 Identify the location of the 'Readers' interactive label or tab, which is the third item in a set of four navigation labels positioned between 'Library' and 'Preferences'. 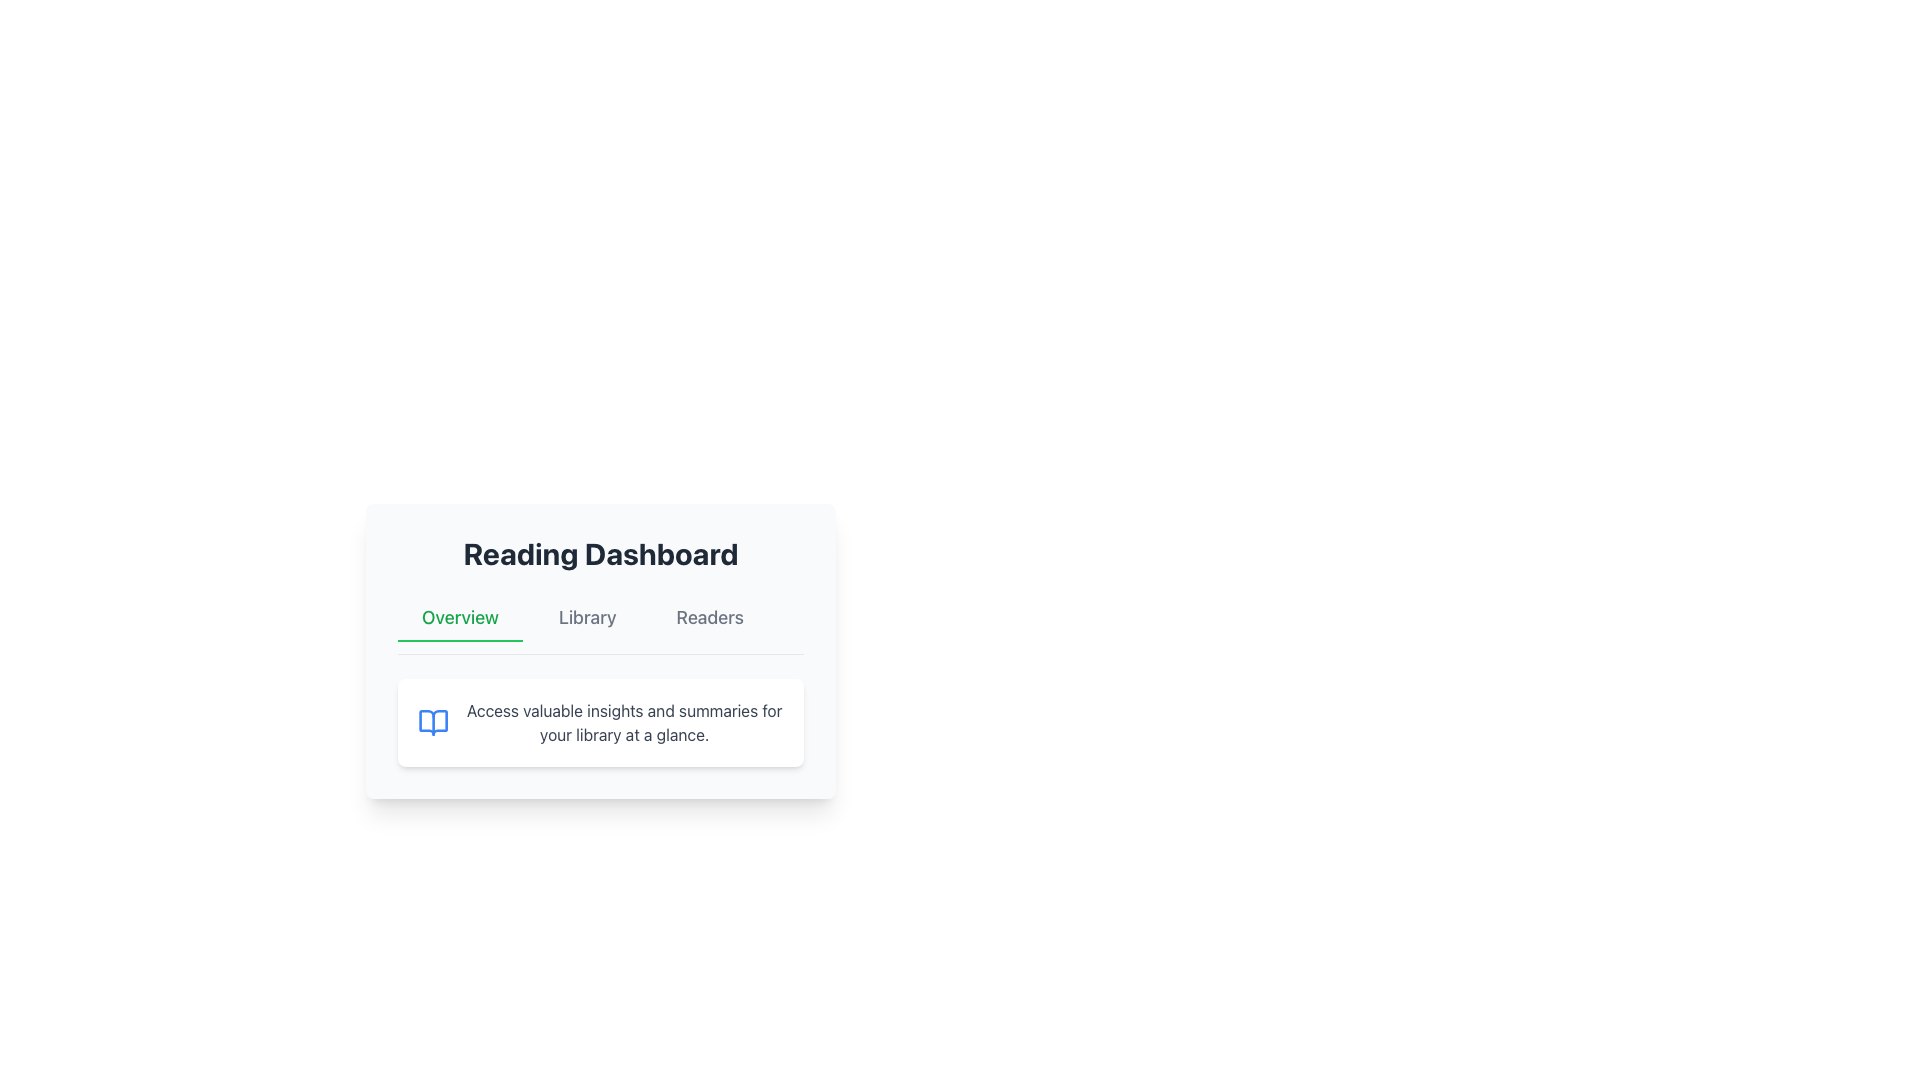
(710, 617).